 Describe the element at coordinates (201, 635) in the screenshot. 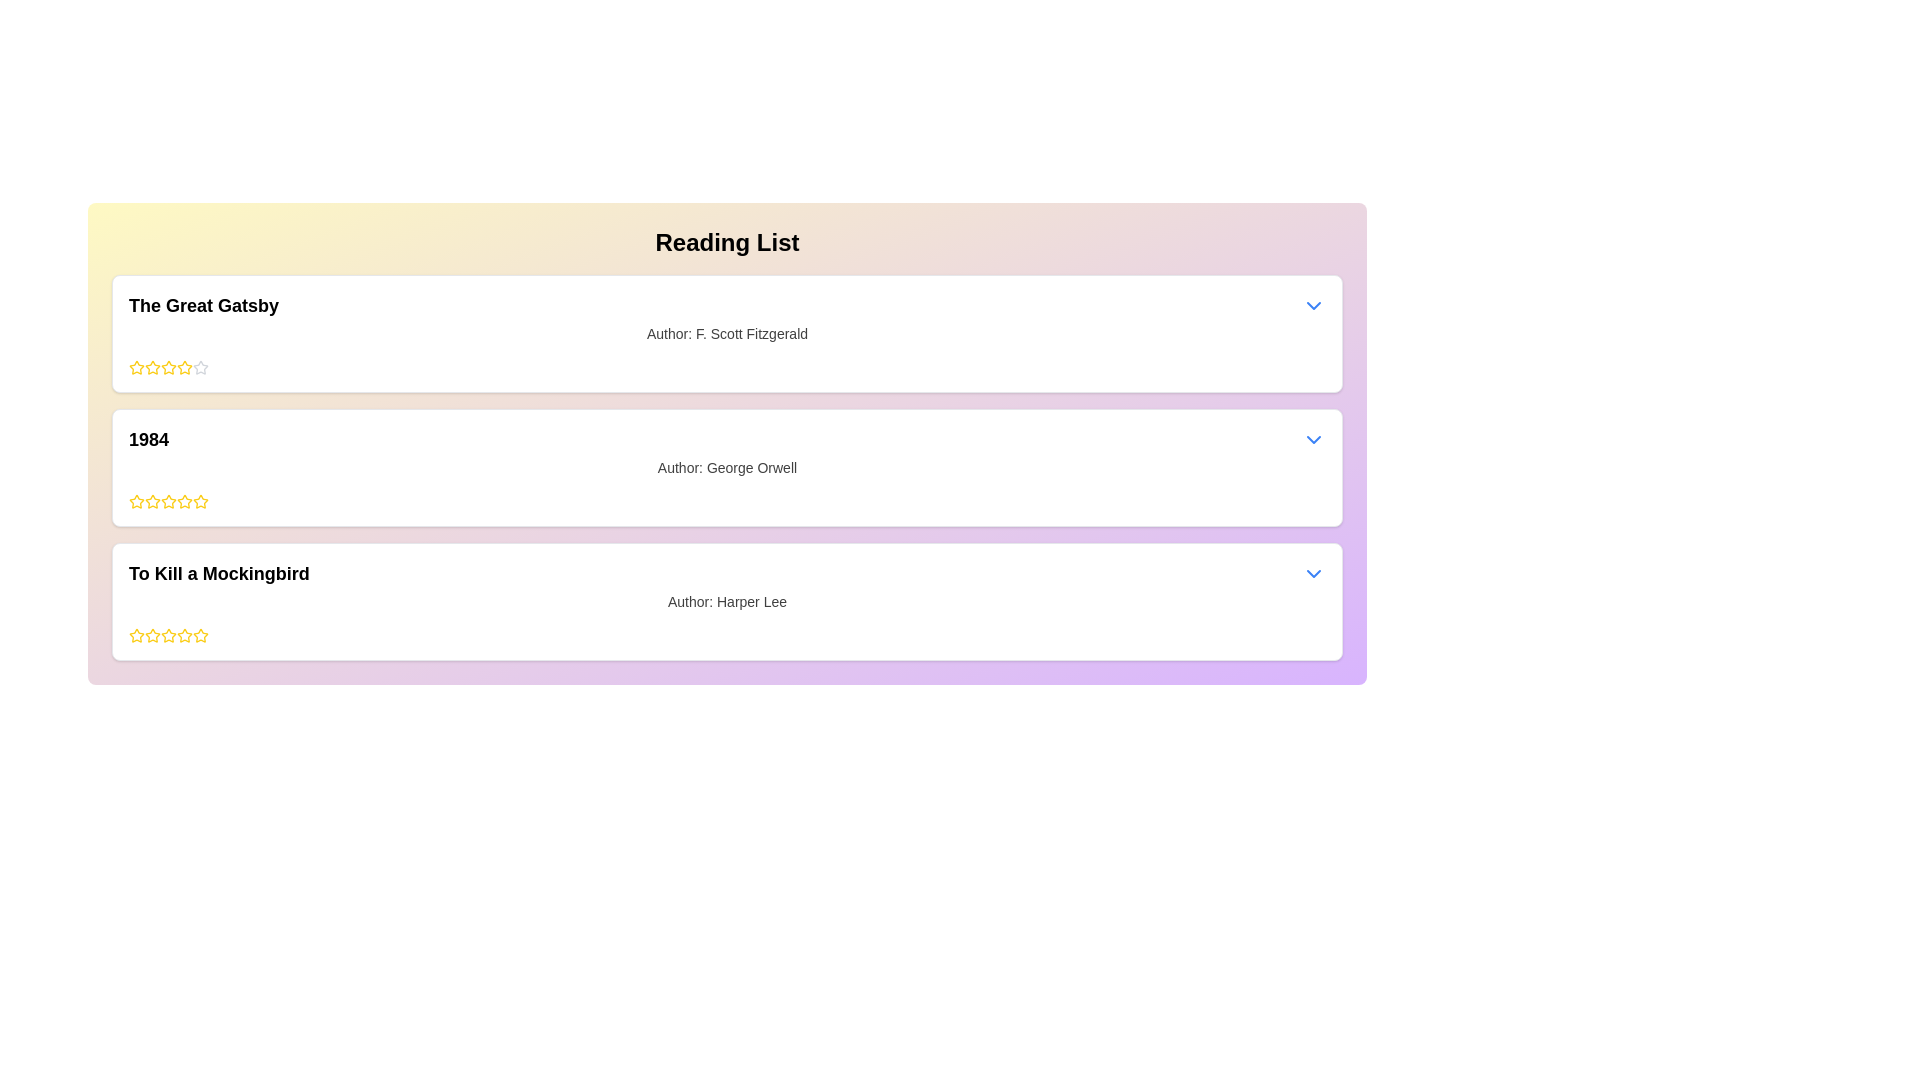

I see `the second star icon in the rating system for keyboard control, located in the bottom rating section of the 'To Kill a Mockingbird' card` at that location.